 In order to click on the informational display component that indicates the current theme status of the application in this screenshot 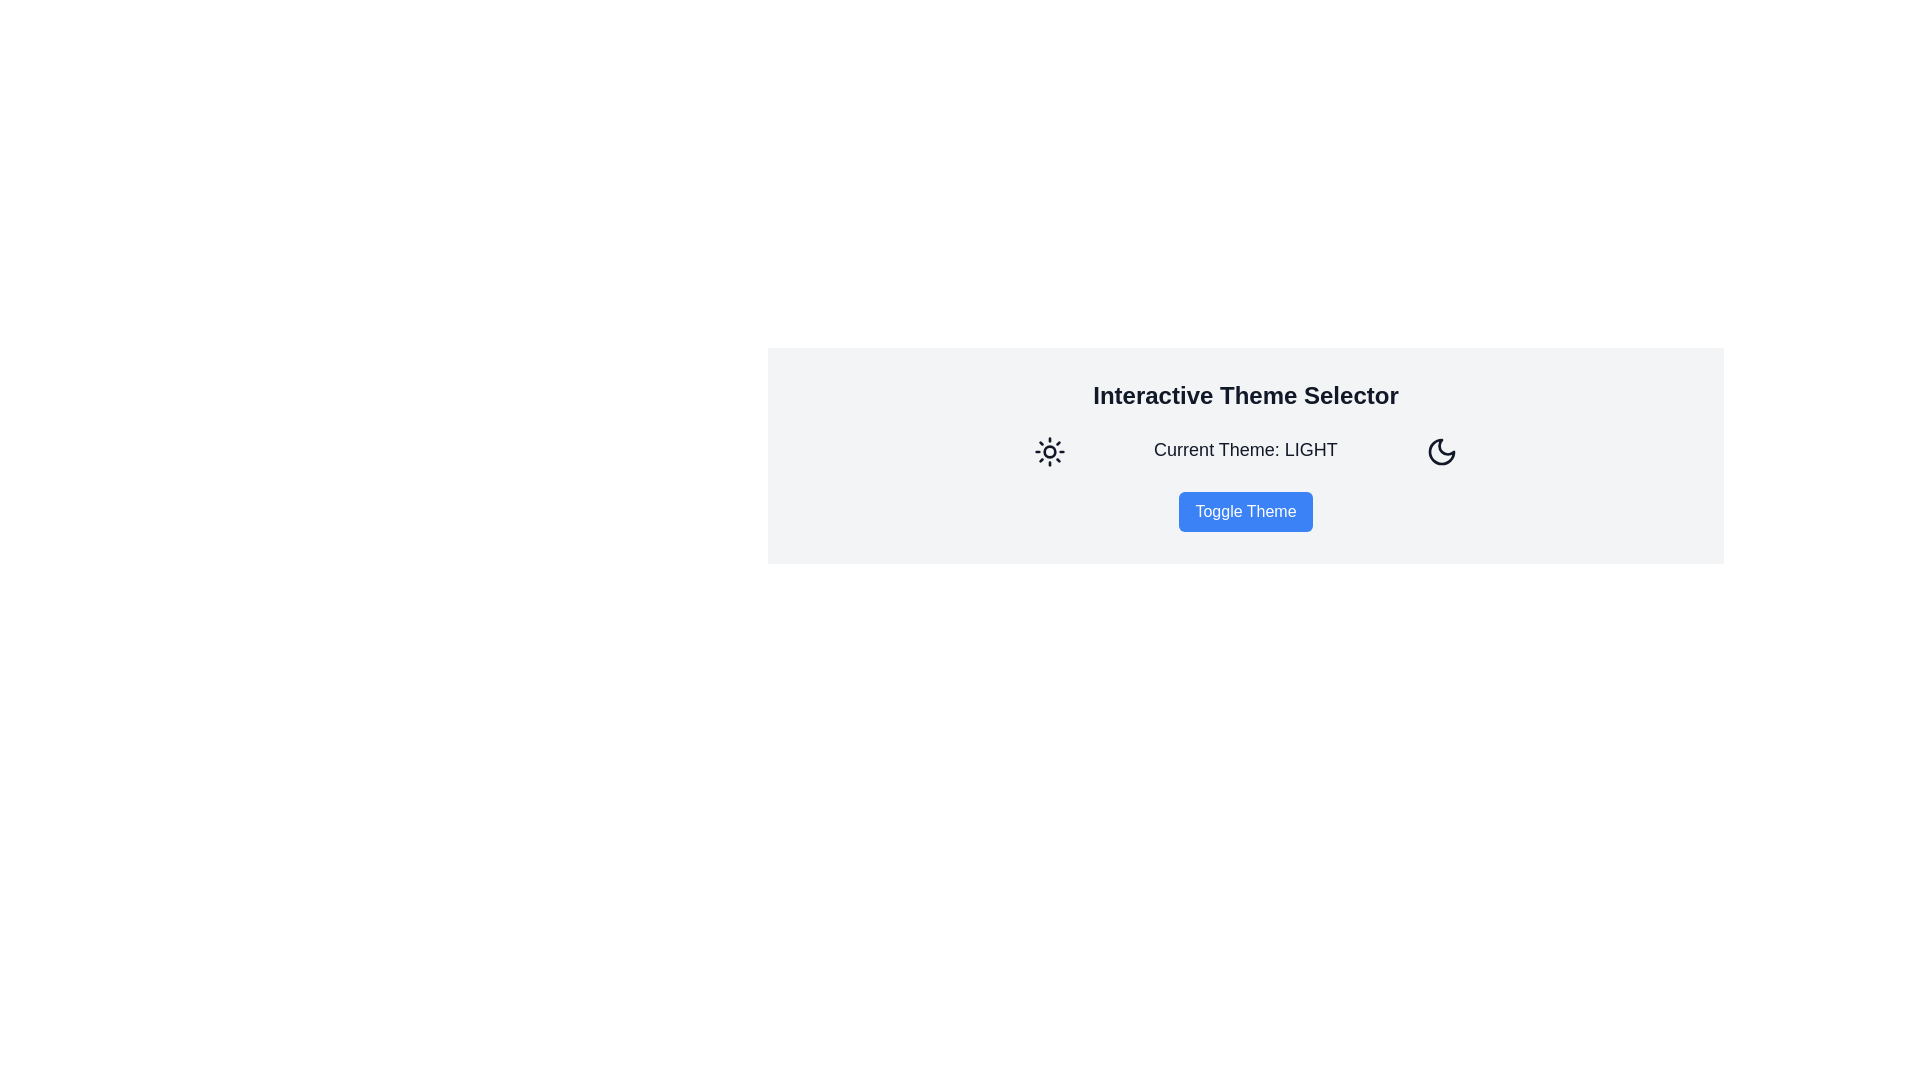, I will do `click(1245, 451)`.